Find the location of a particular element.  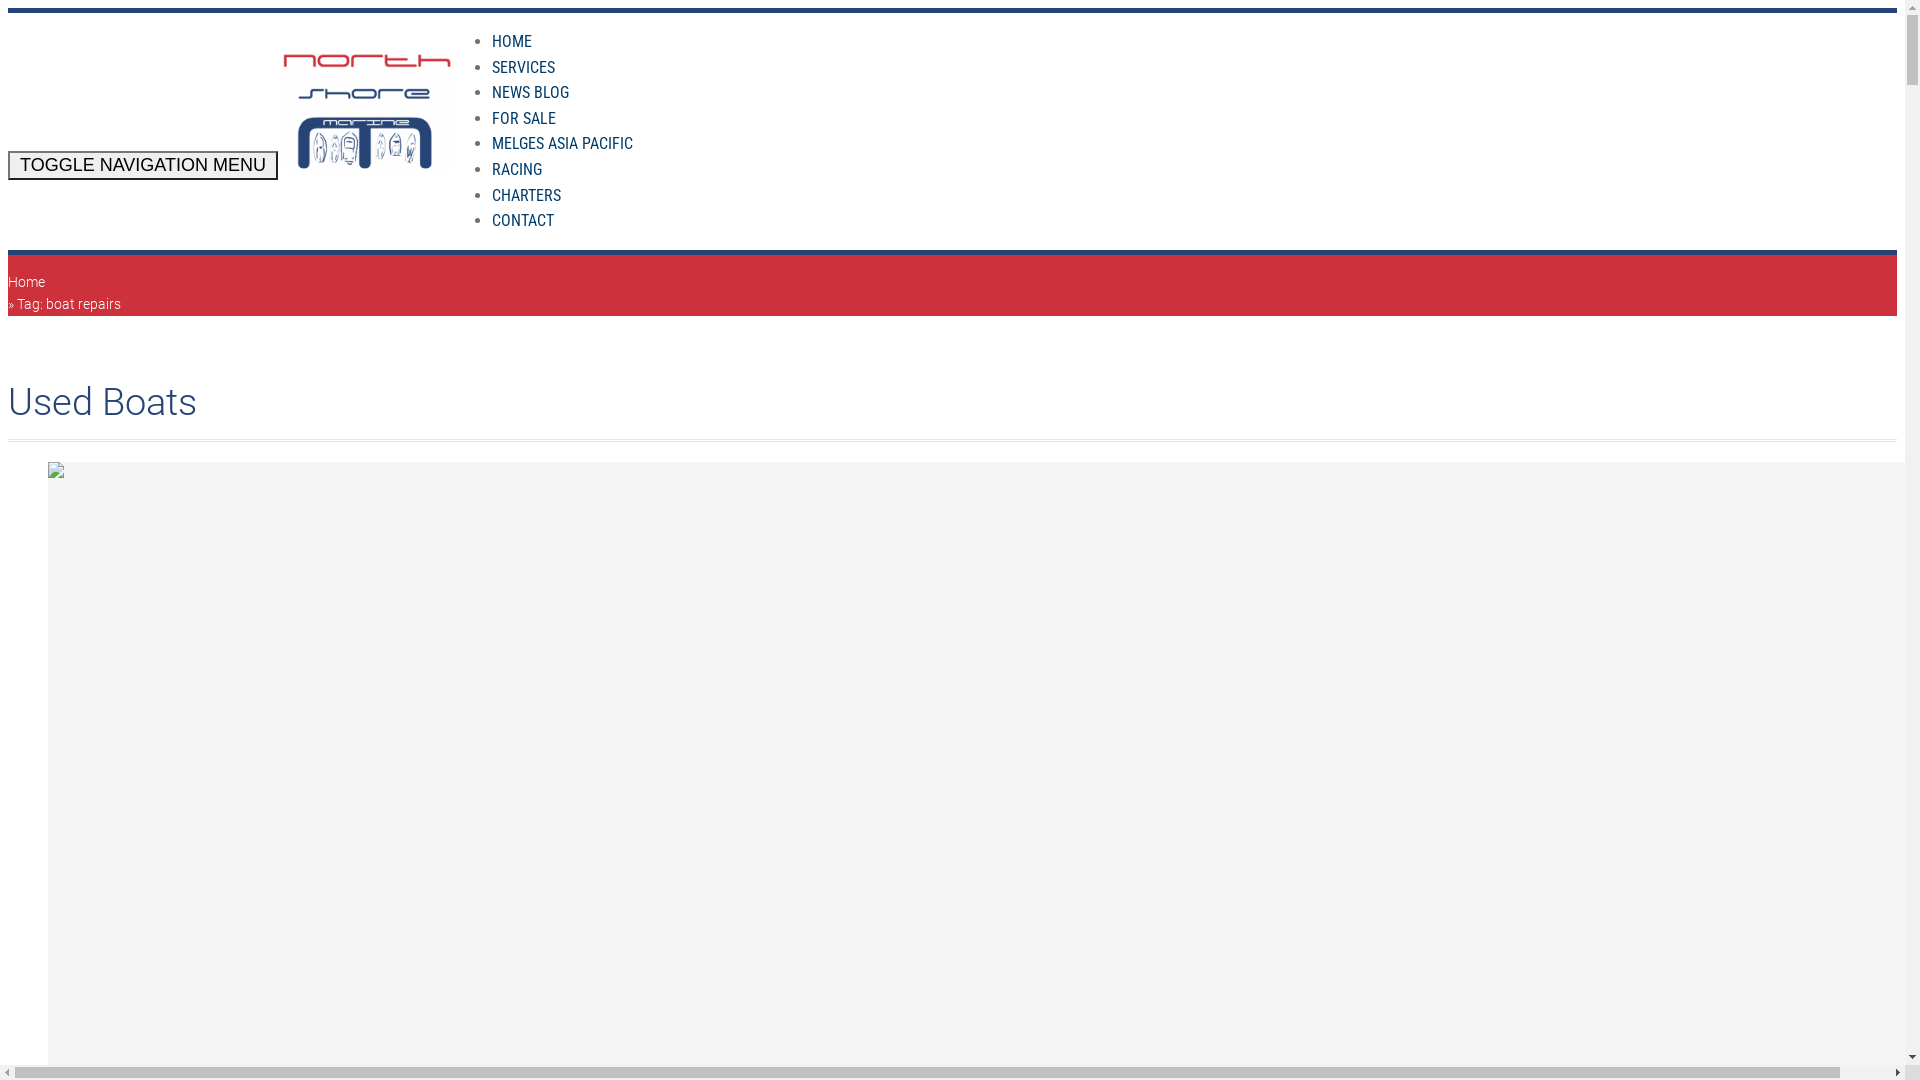

'MELGES ASIA PACIFIC' is located at coordinates (561, 142).